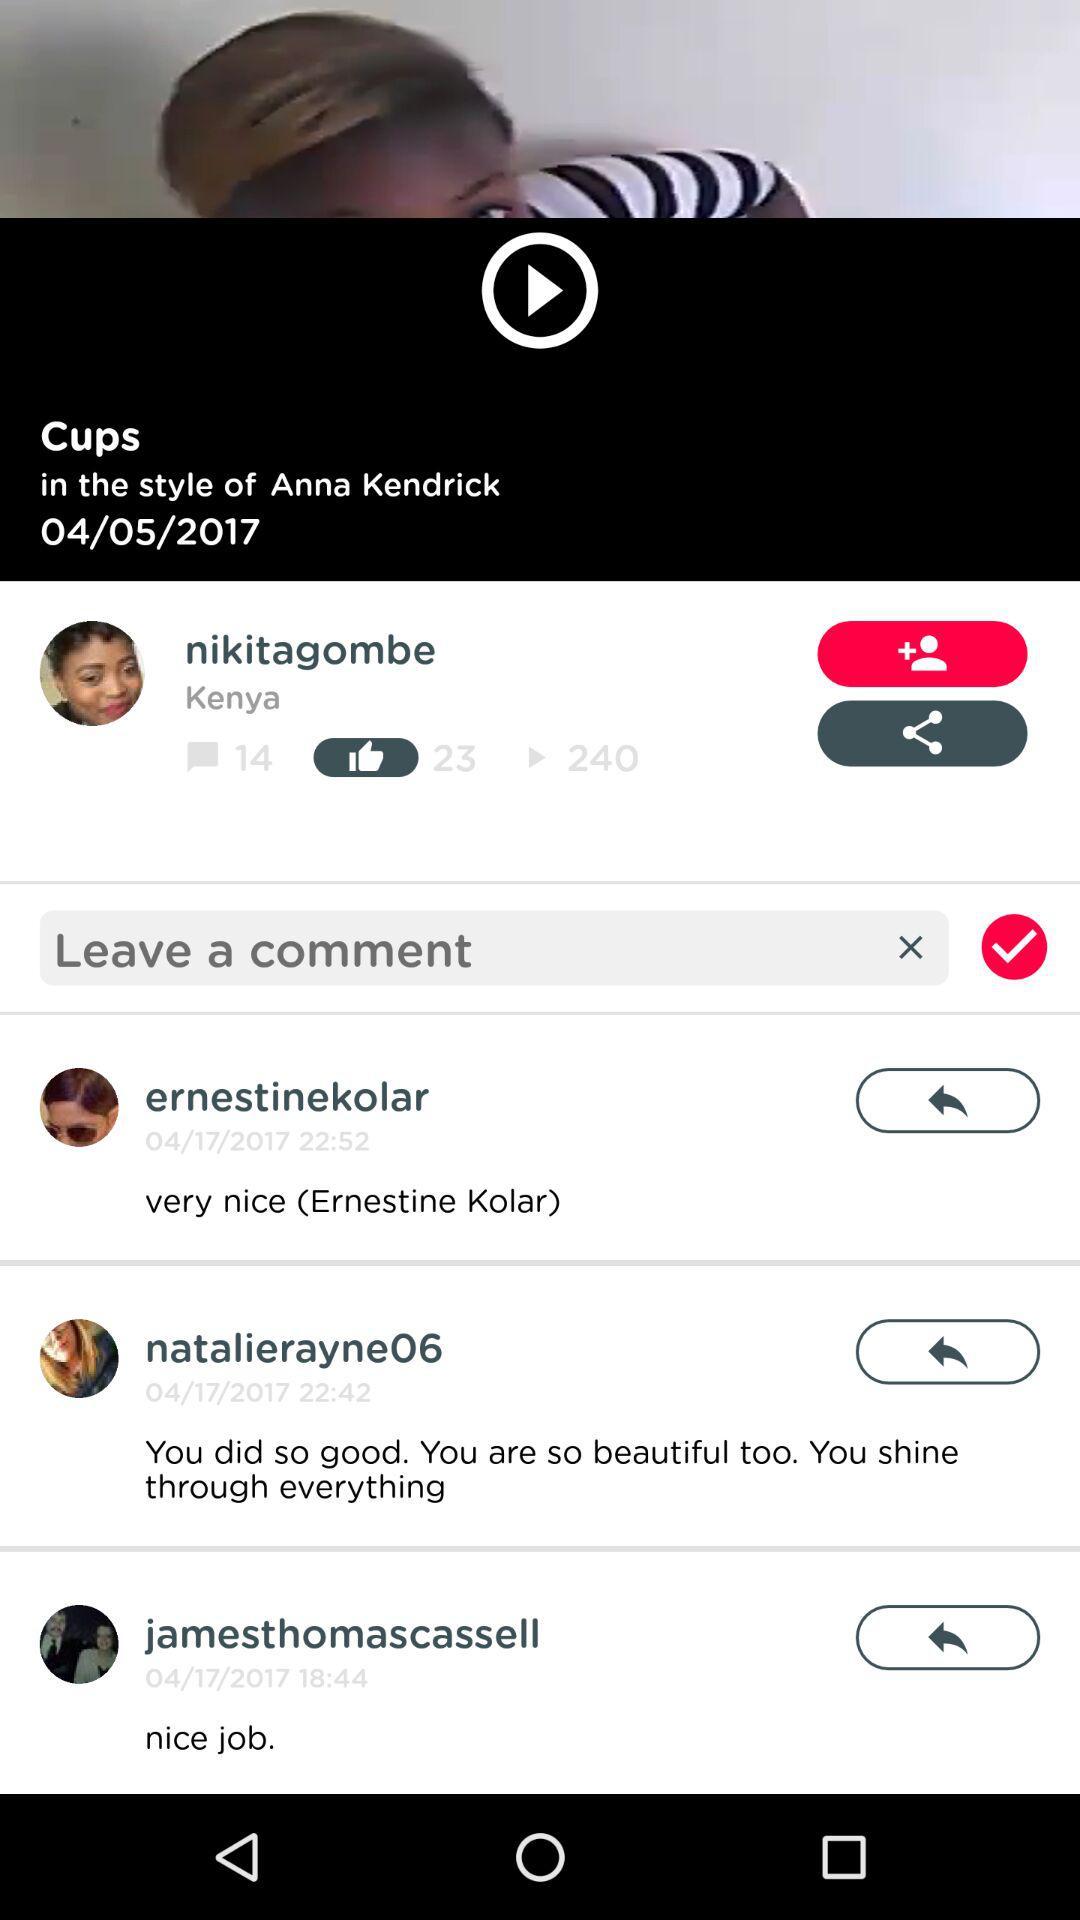  What do you see at coordinates (341, 1632) in the screenshot?
I see `the jamesthomascassell icon` at bounding box center [341, 1632].